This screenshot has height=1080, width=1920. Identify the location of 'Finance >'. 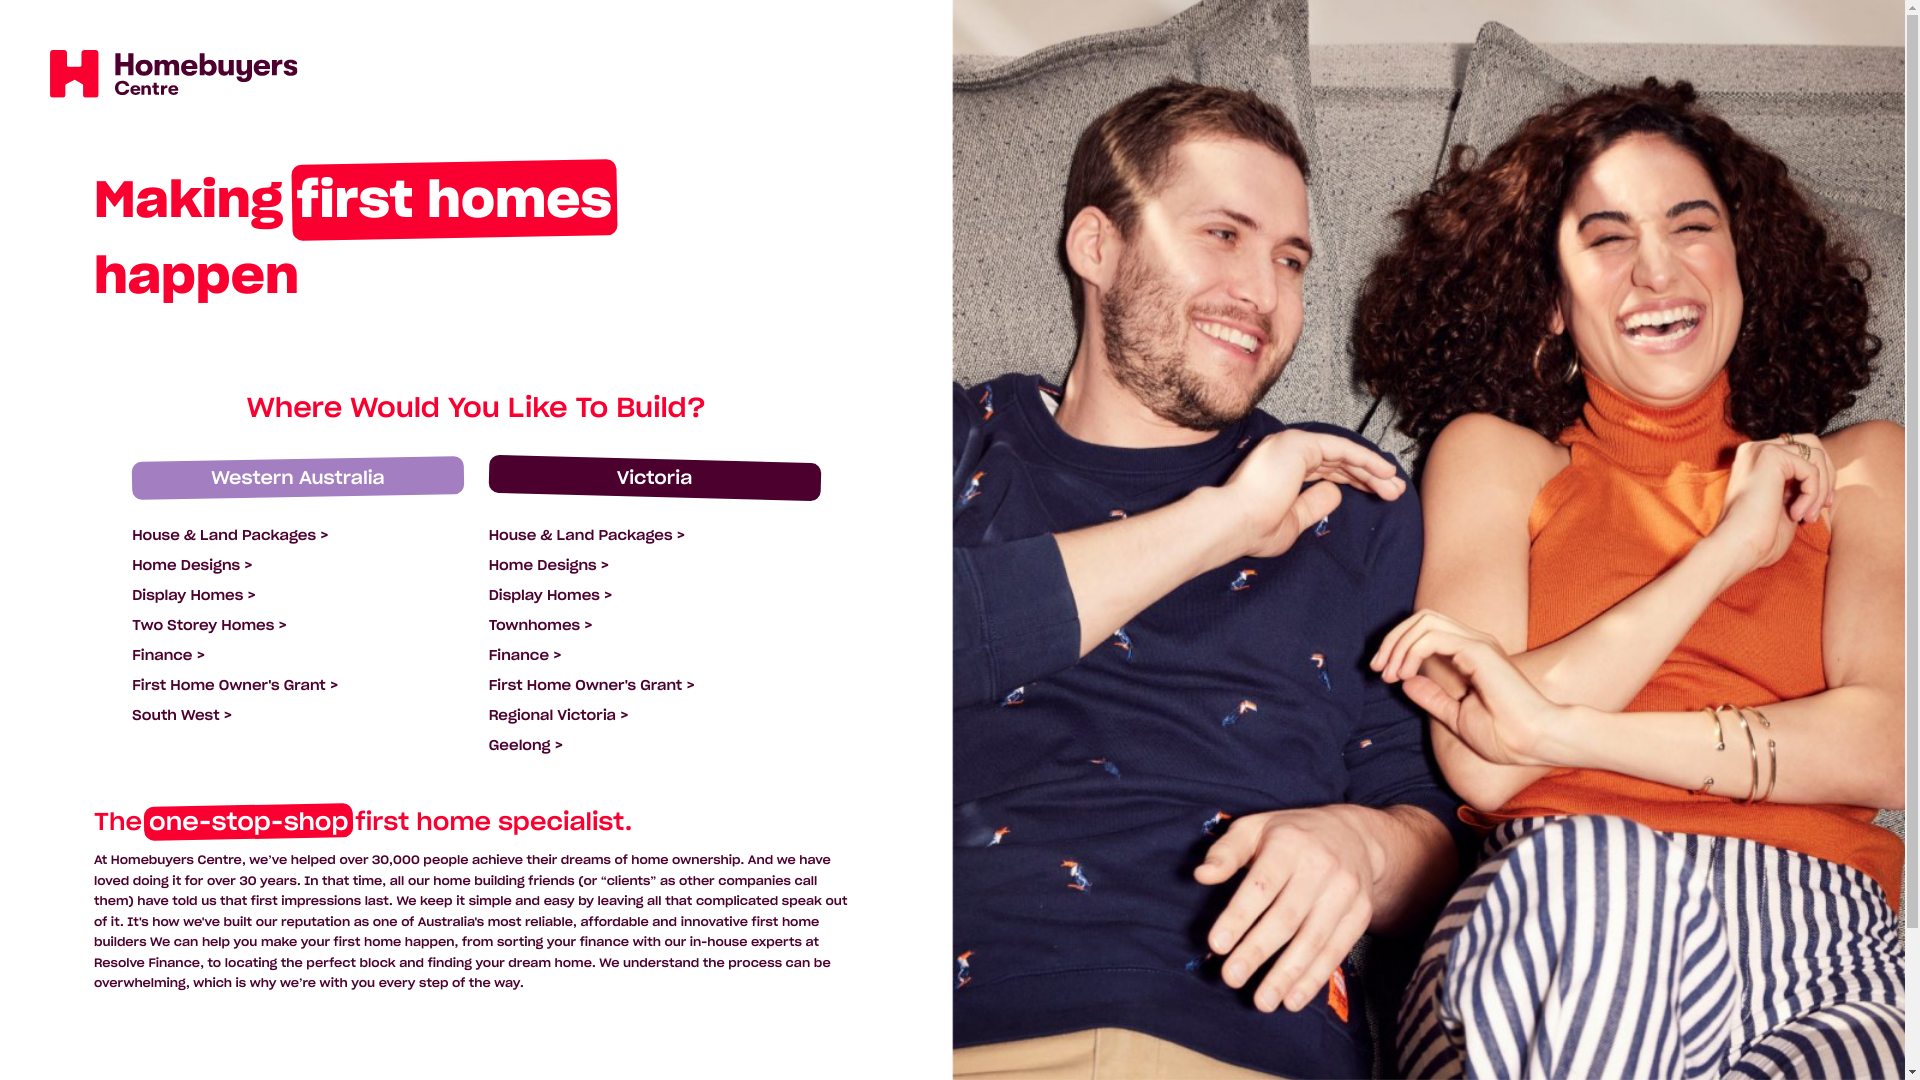
(168, 655).